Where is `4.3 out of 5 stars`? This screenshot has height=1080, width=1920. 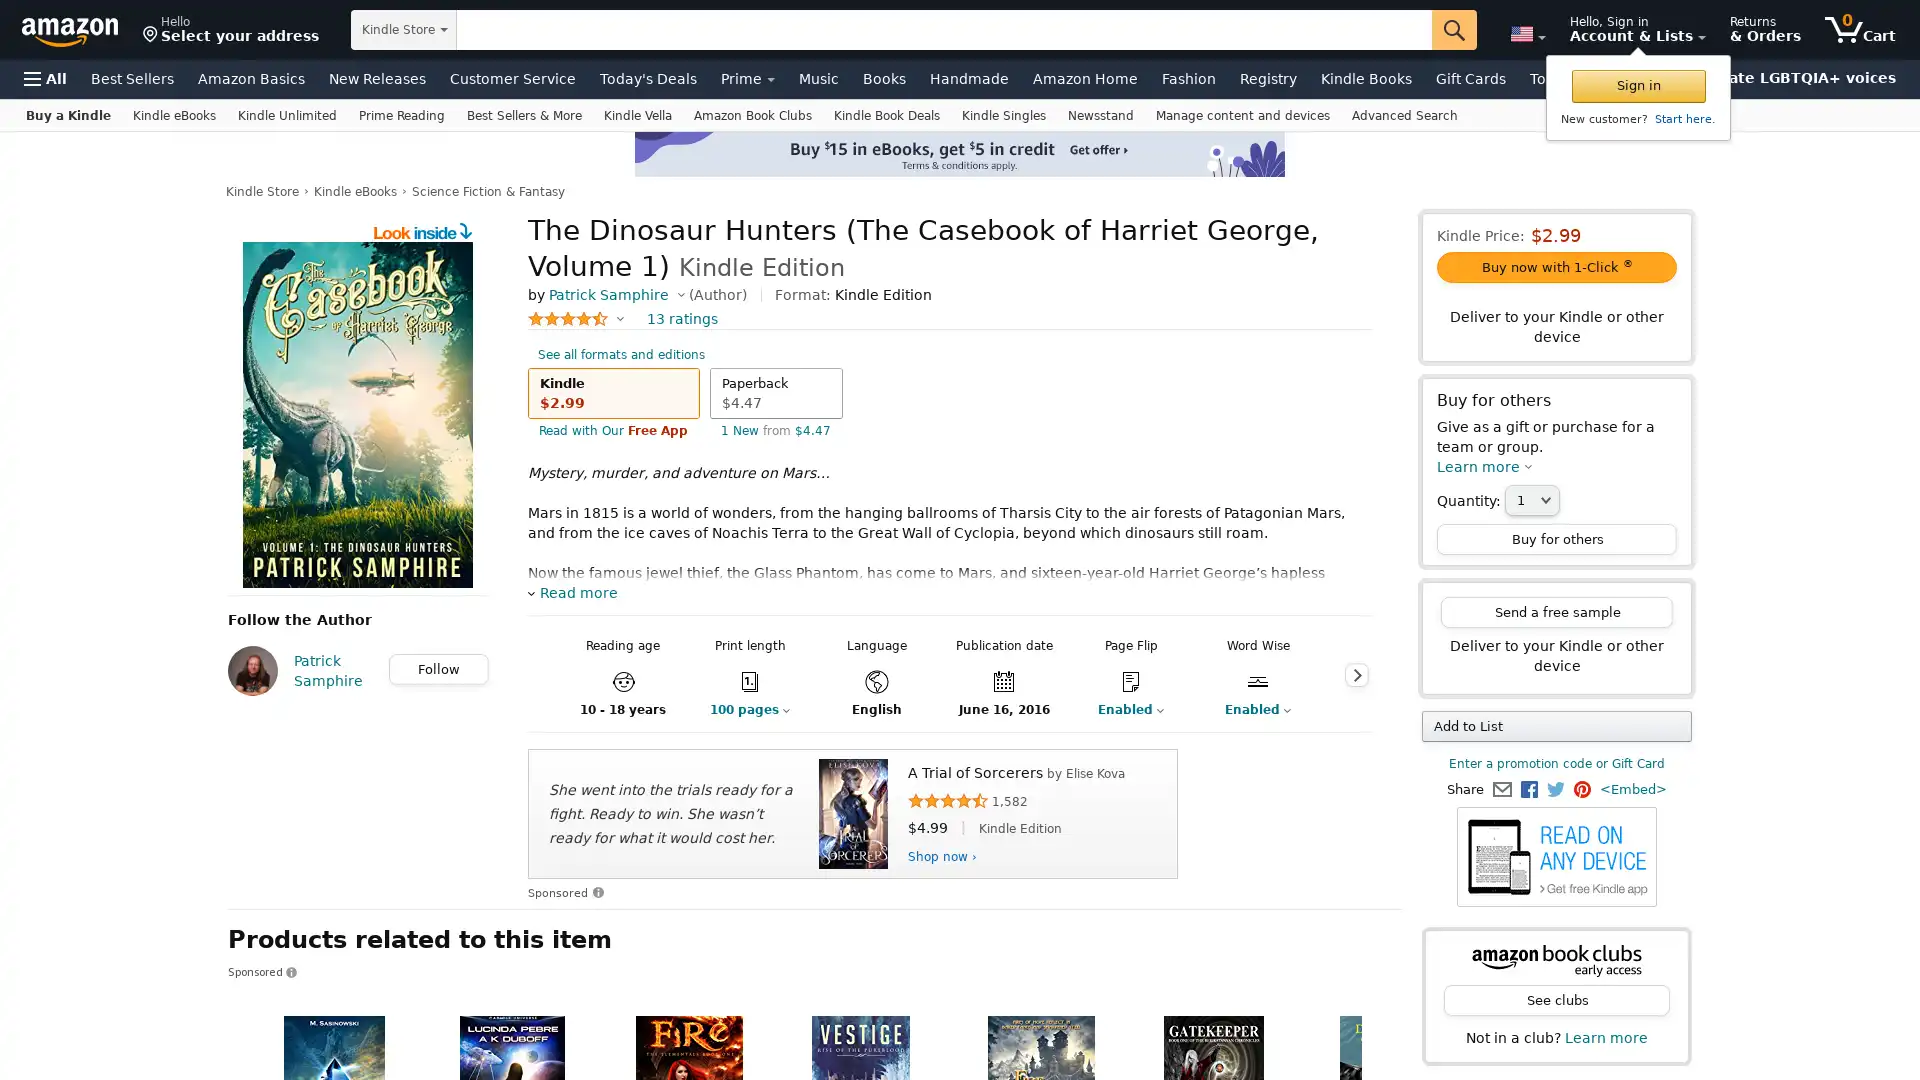 4.3 out of 5 stars is located at coordinates (575, 318).